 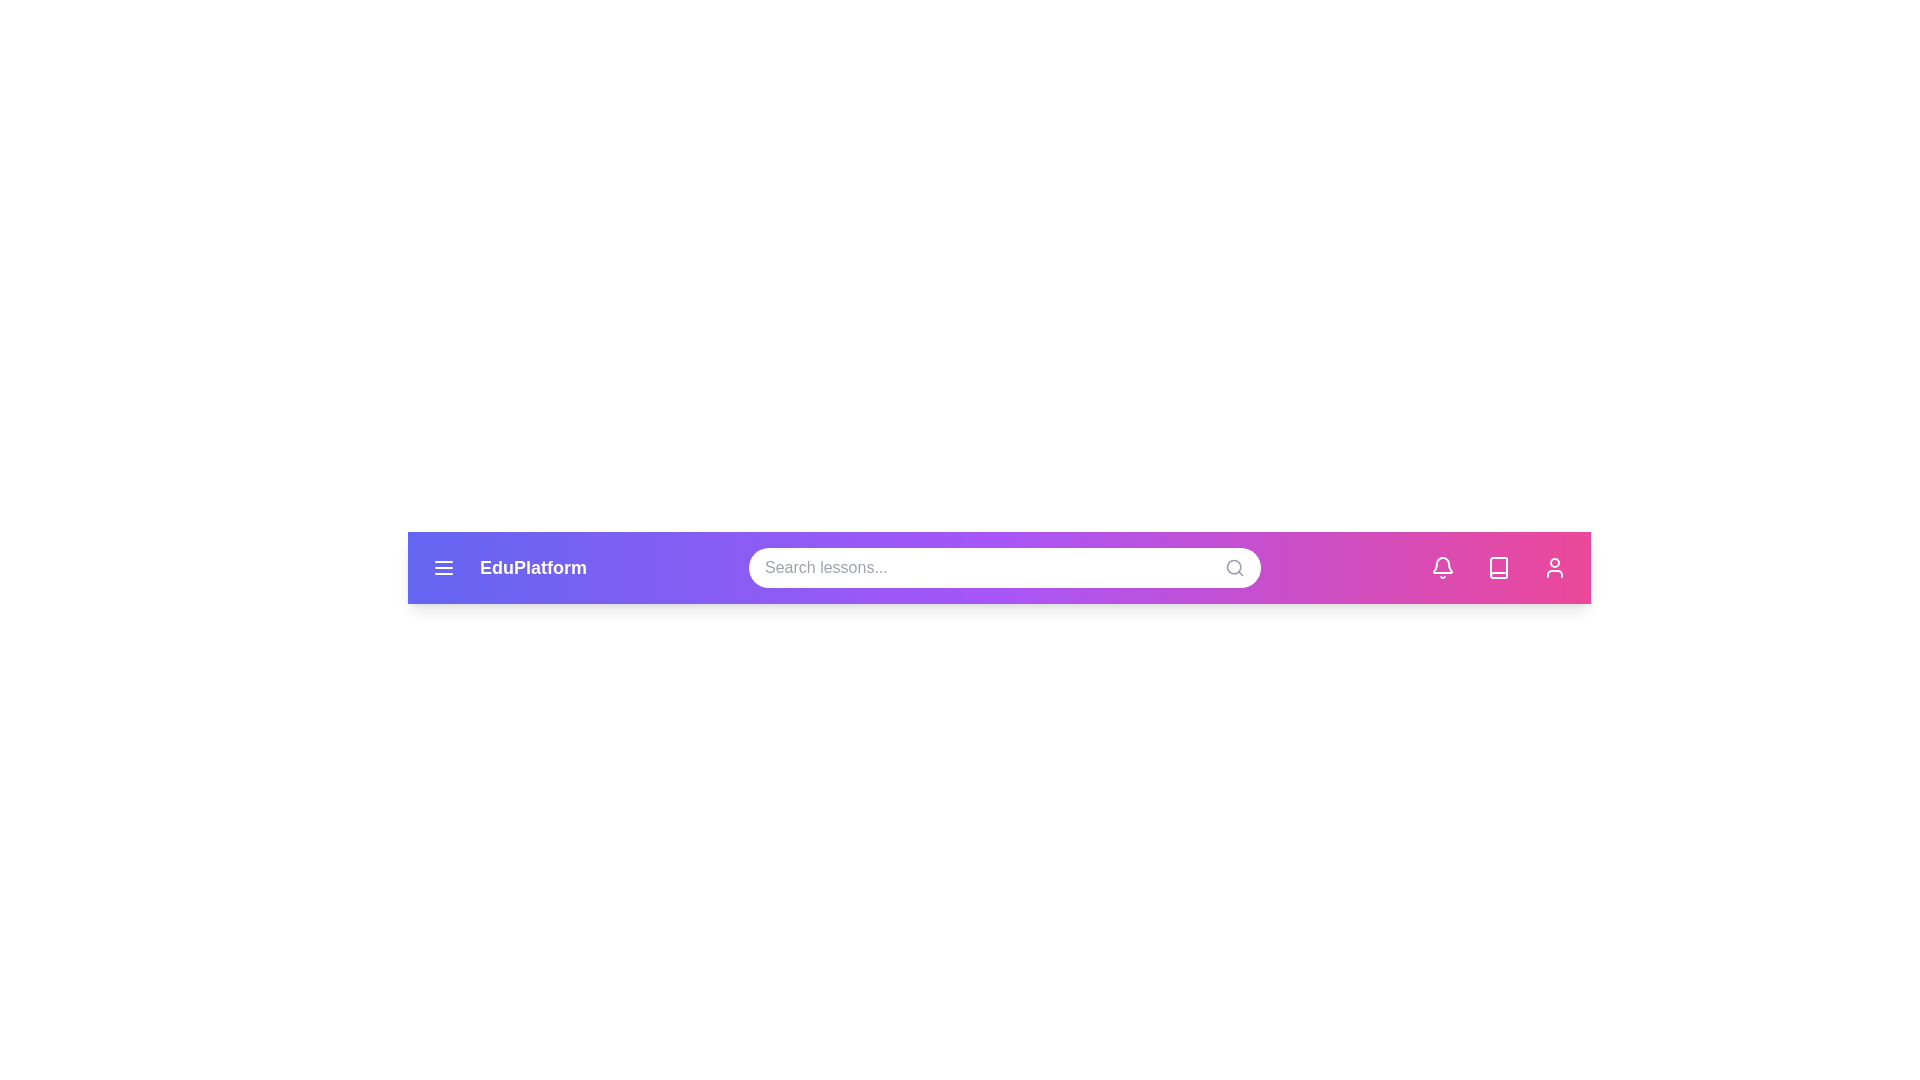 I want to click on the user icon to open the user profile, so click(x=1554, y=567).